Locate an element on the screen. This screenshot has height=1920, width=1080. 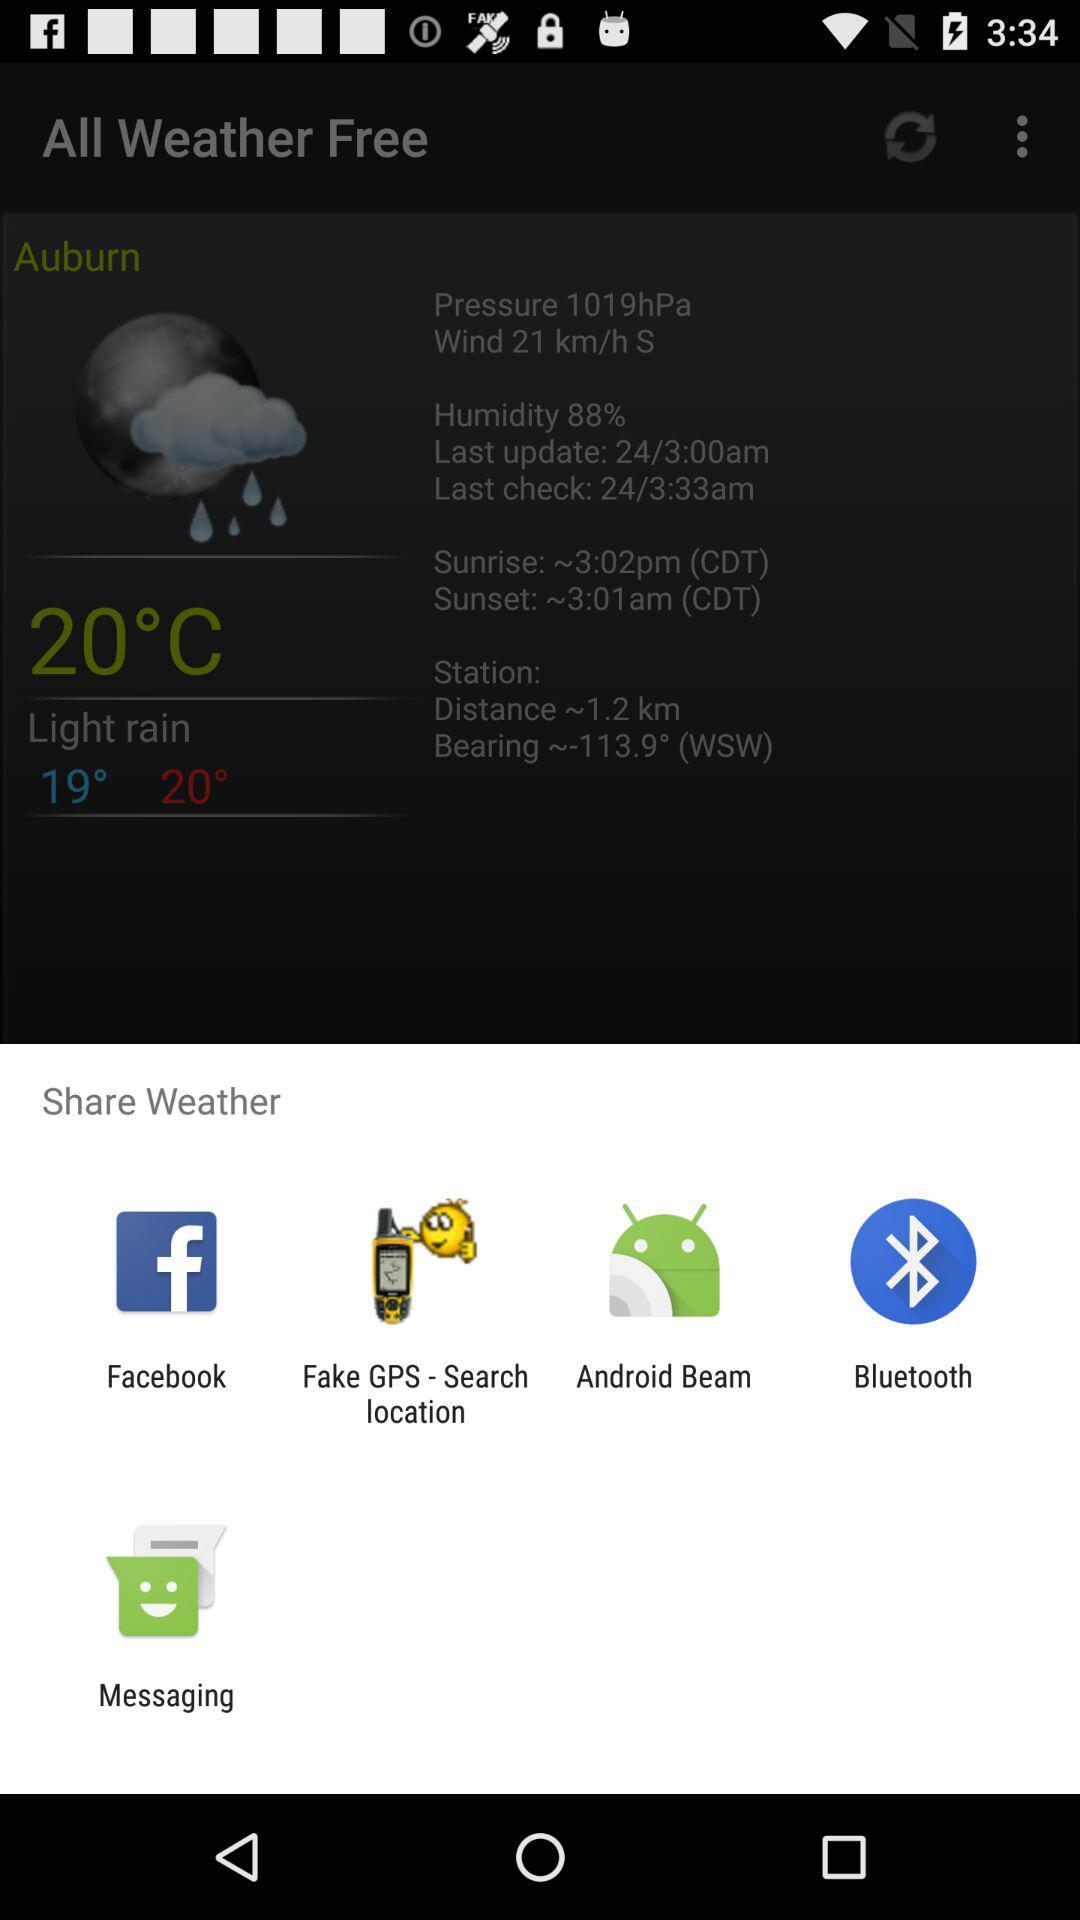
the fake gps search app is located at coordinates (414, 1392).